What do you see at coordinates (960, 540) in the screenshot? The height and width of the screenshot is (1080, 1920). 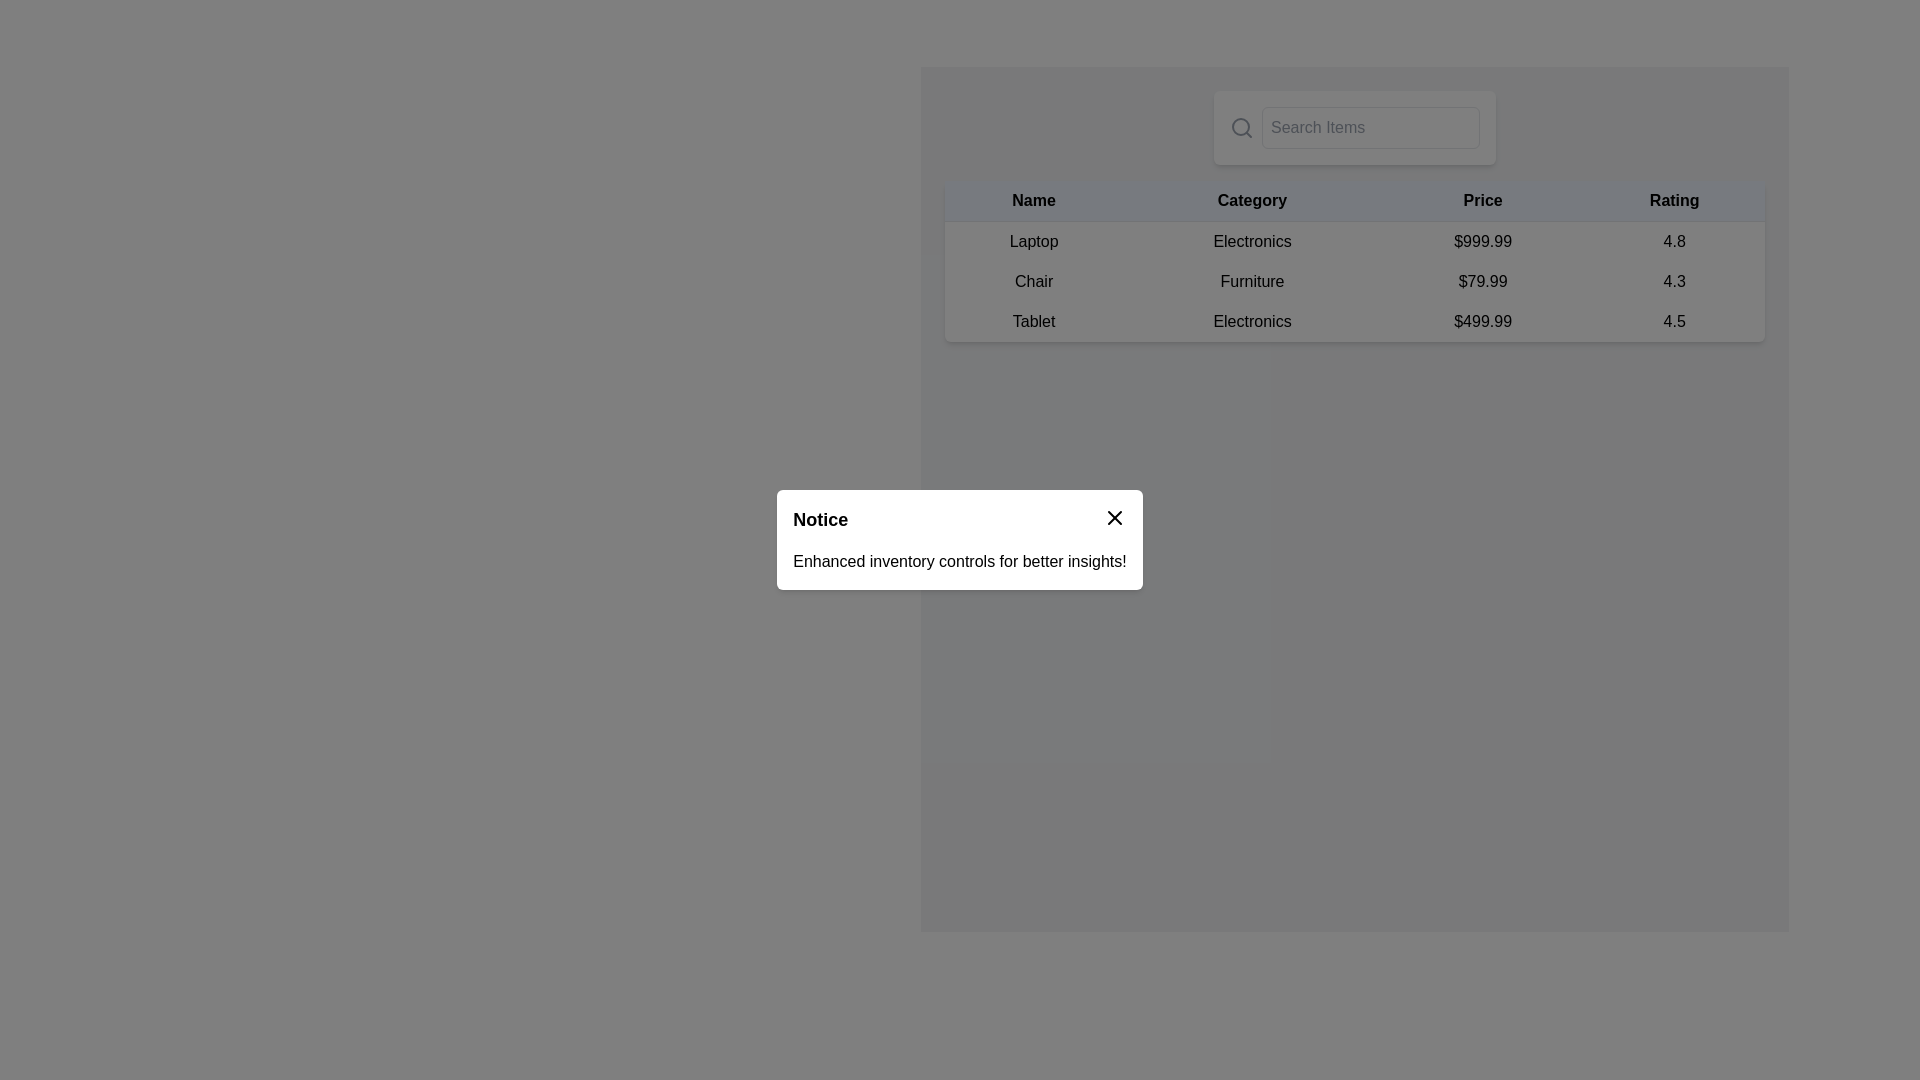 I see `the Notification modal that displays the title 'Notice' and the subtitle 'Enhanced inventory controls for better insights!' for accessibility interactions` at bounding box center [960, 540].